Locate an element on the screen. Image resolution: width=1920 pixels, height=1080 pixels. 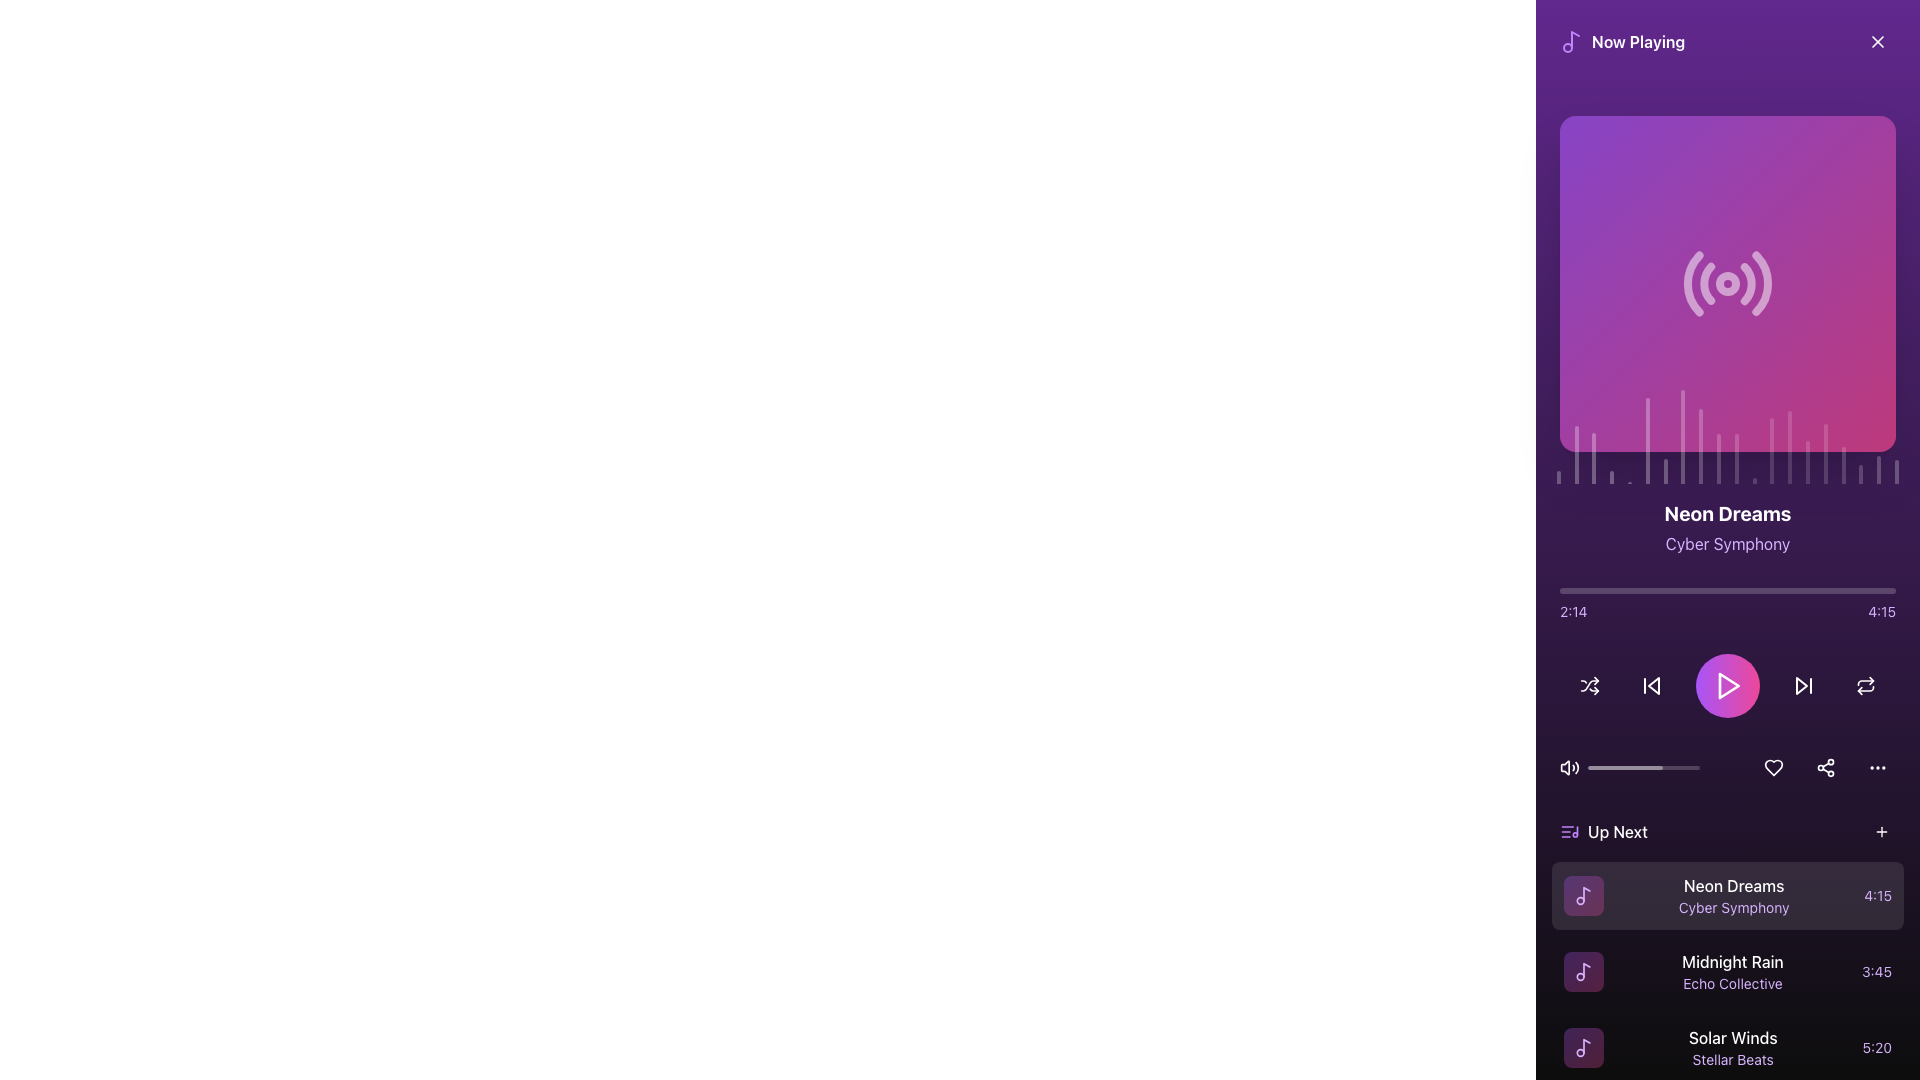
the text display element featuring the title 'Neon Dreams' and subtitle 'Cyber Symphony' to associate it with the track is located at coordinates (1732, 894).